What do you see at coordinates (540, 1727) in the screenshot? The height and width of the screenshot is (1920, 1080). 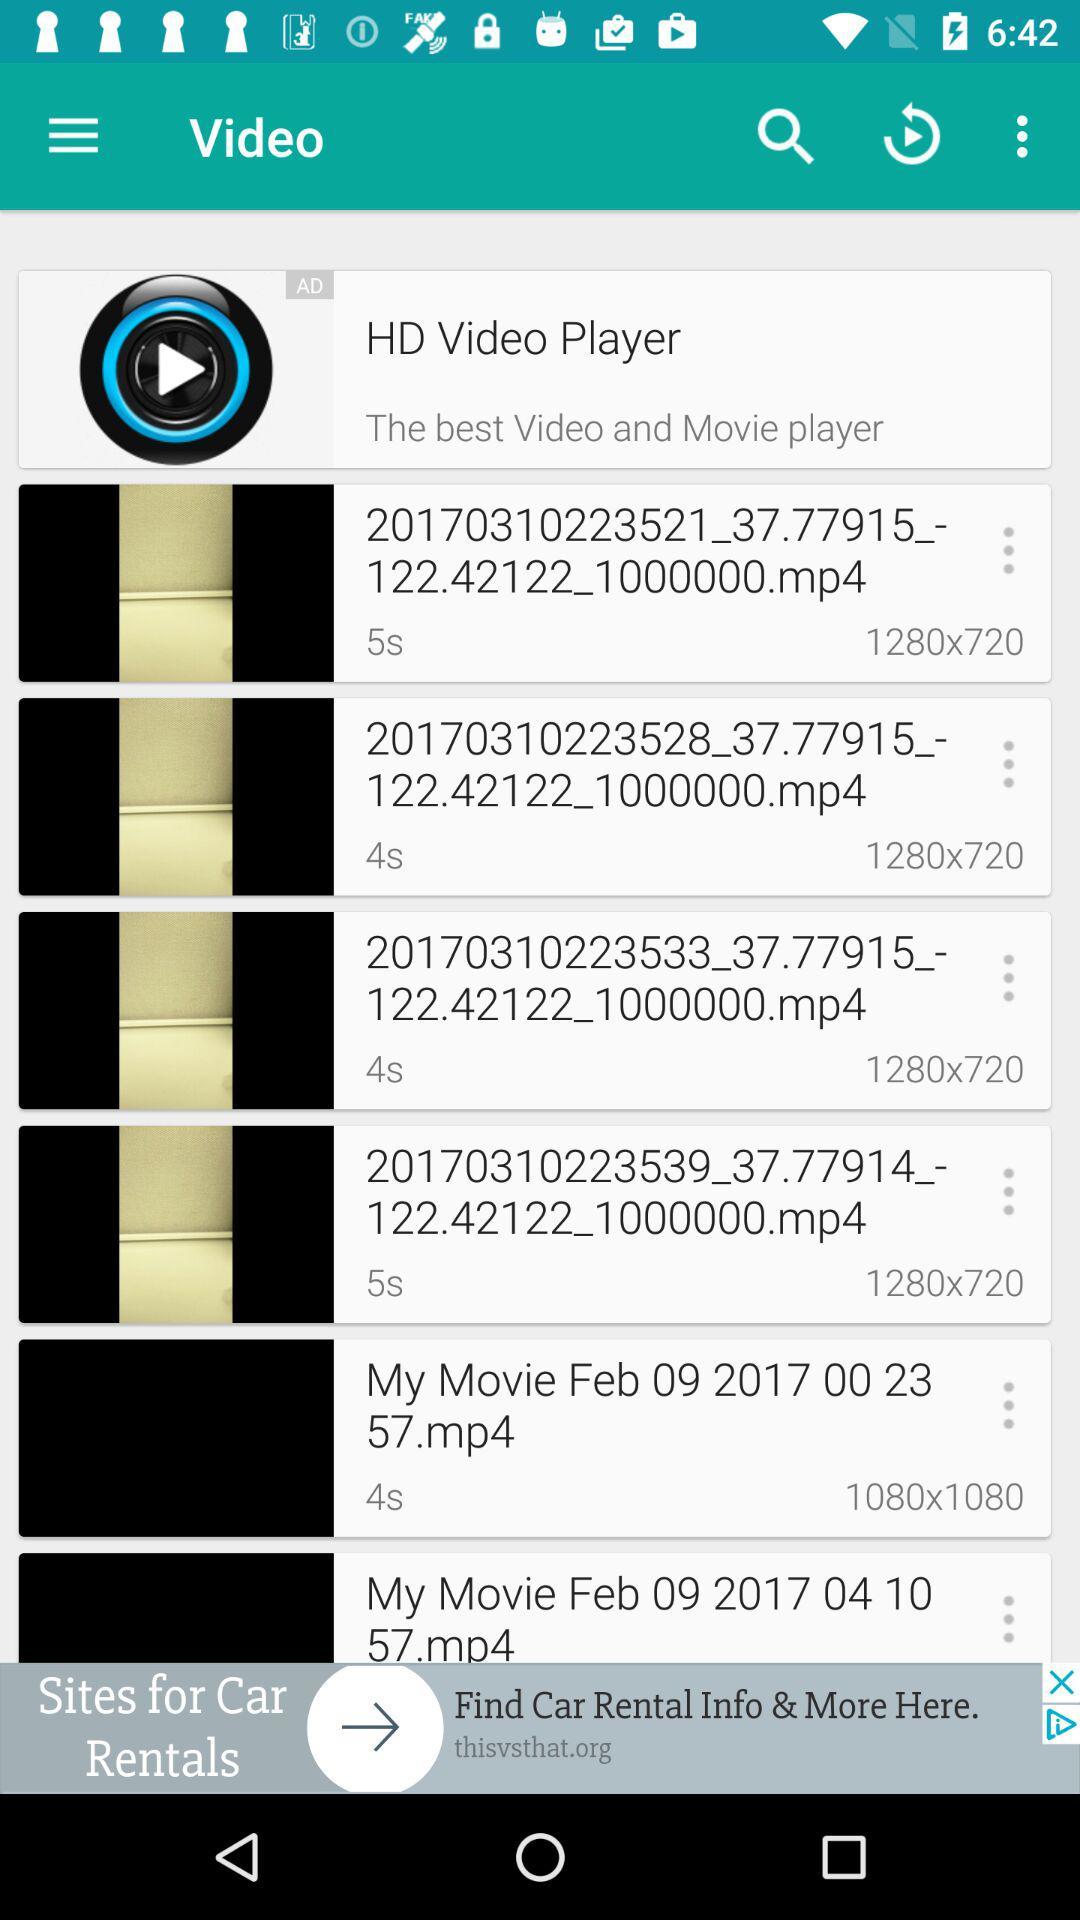 I see `open advert` at bounding box center [540, 1727].